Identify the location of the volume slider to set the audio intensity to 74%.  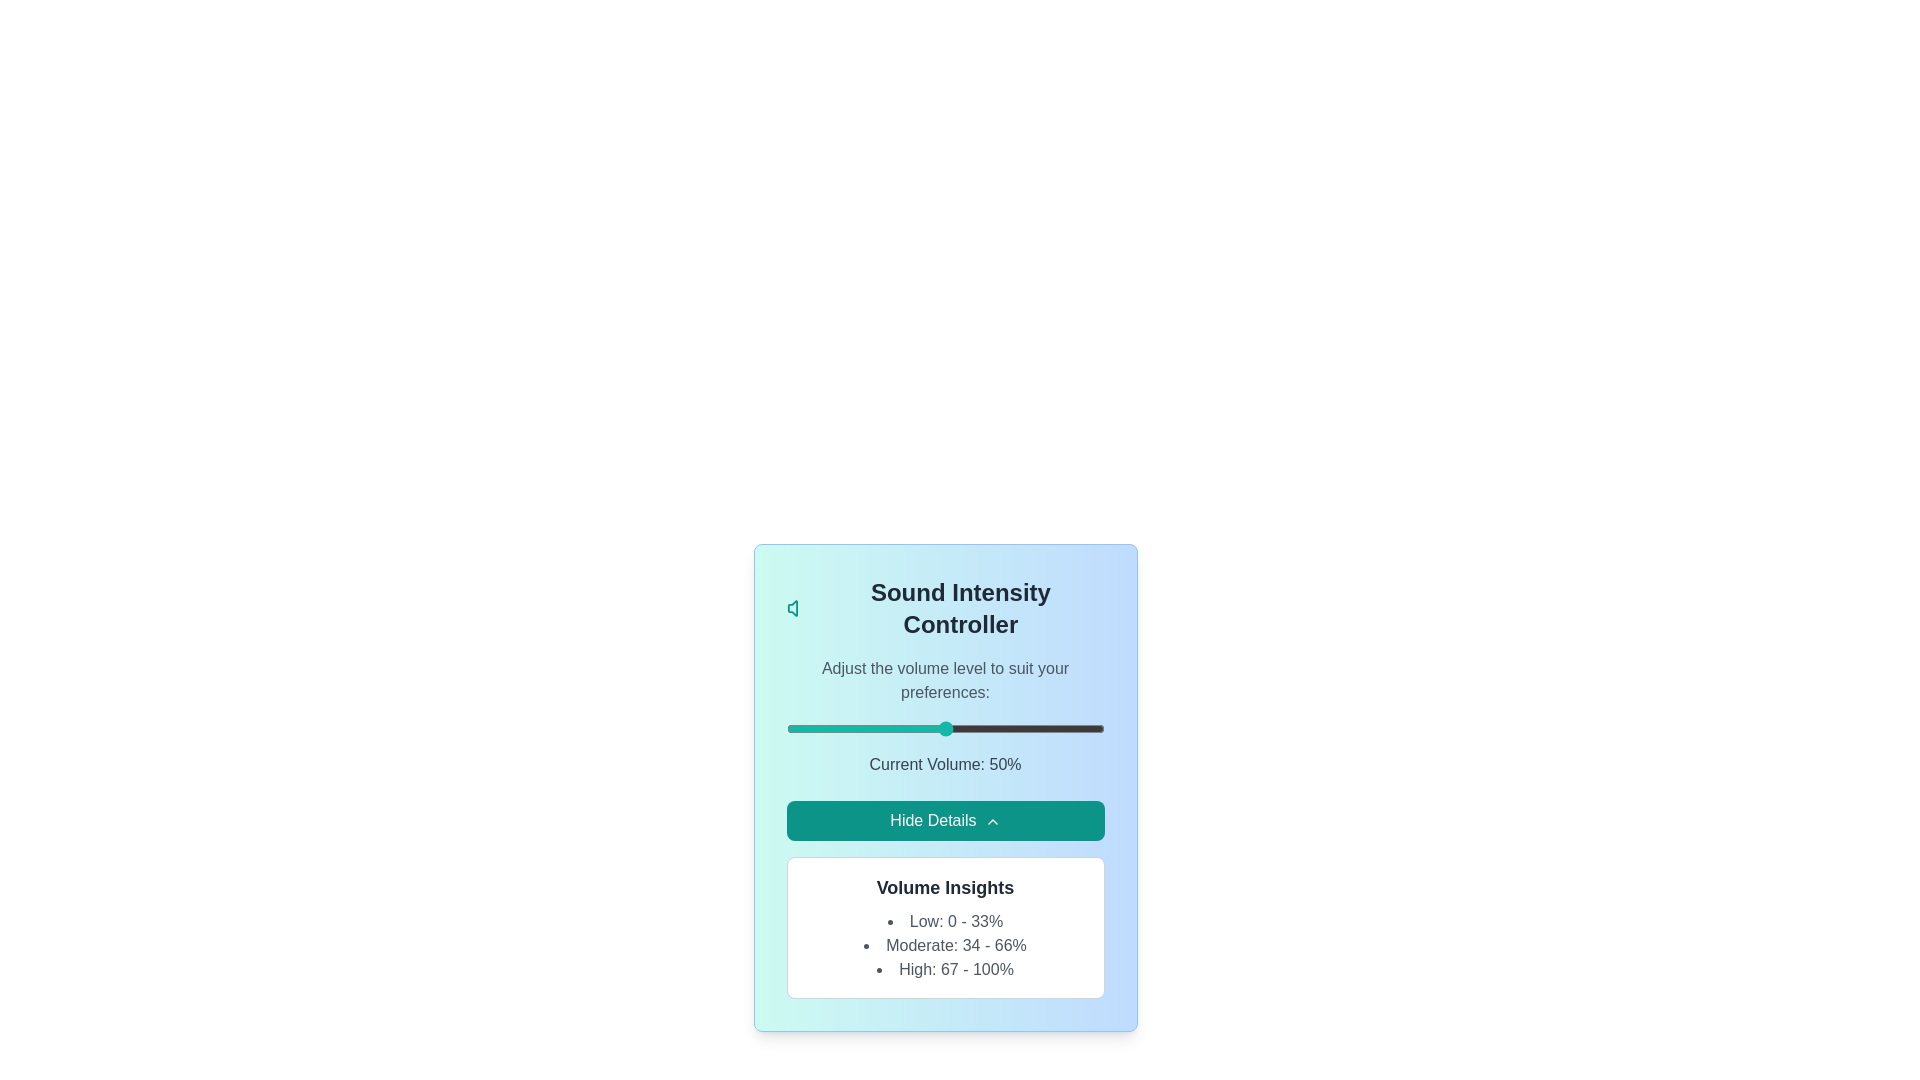
(1021, 729).